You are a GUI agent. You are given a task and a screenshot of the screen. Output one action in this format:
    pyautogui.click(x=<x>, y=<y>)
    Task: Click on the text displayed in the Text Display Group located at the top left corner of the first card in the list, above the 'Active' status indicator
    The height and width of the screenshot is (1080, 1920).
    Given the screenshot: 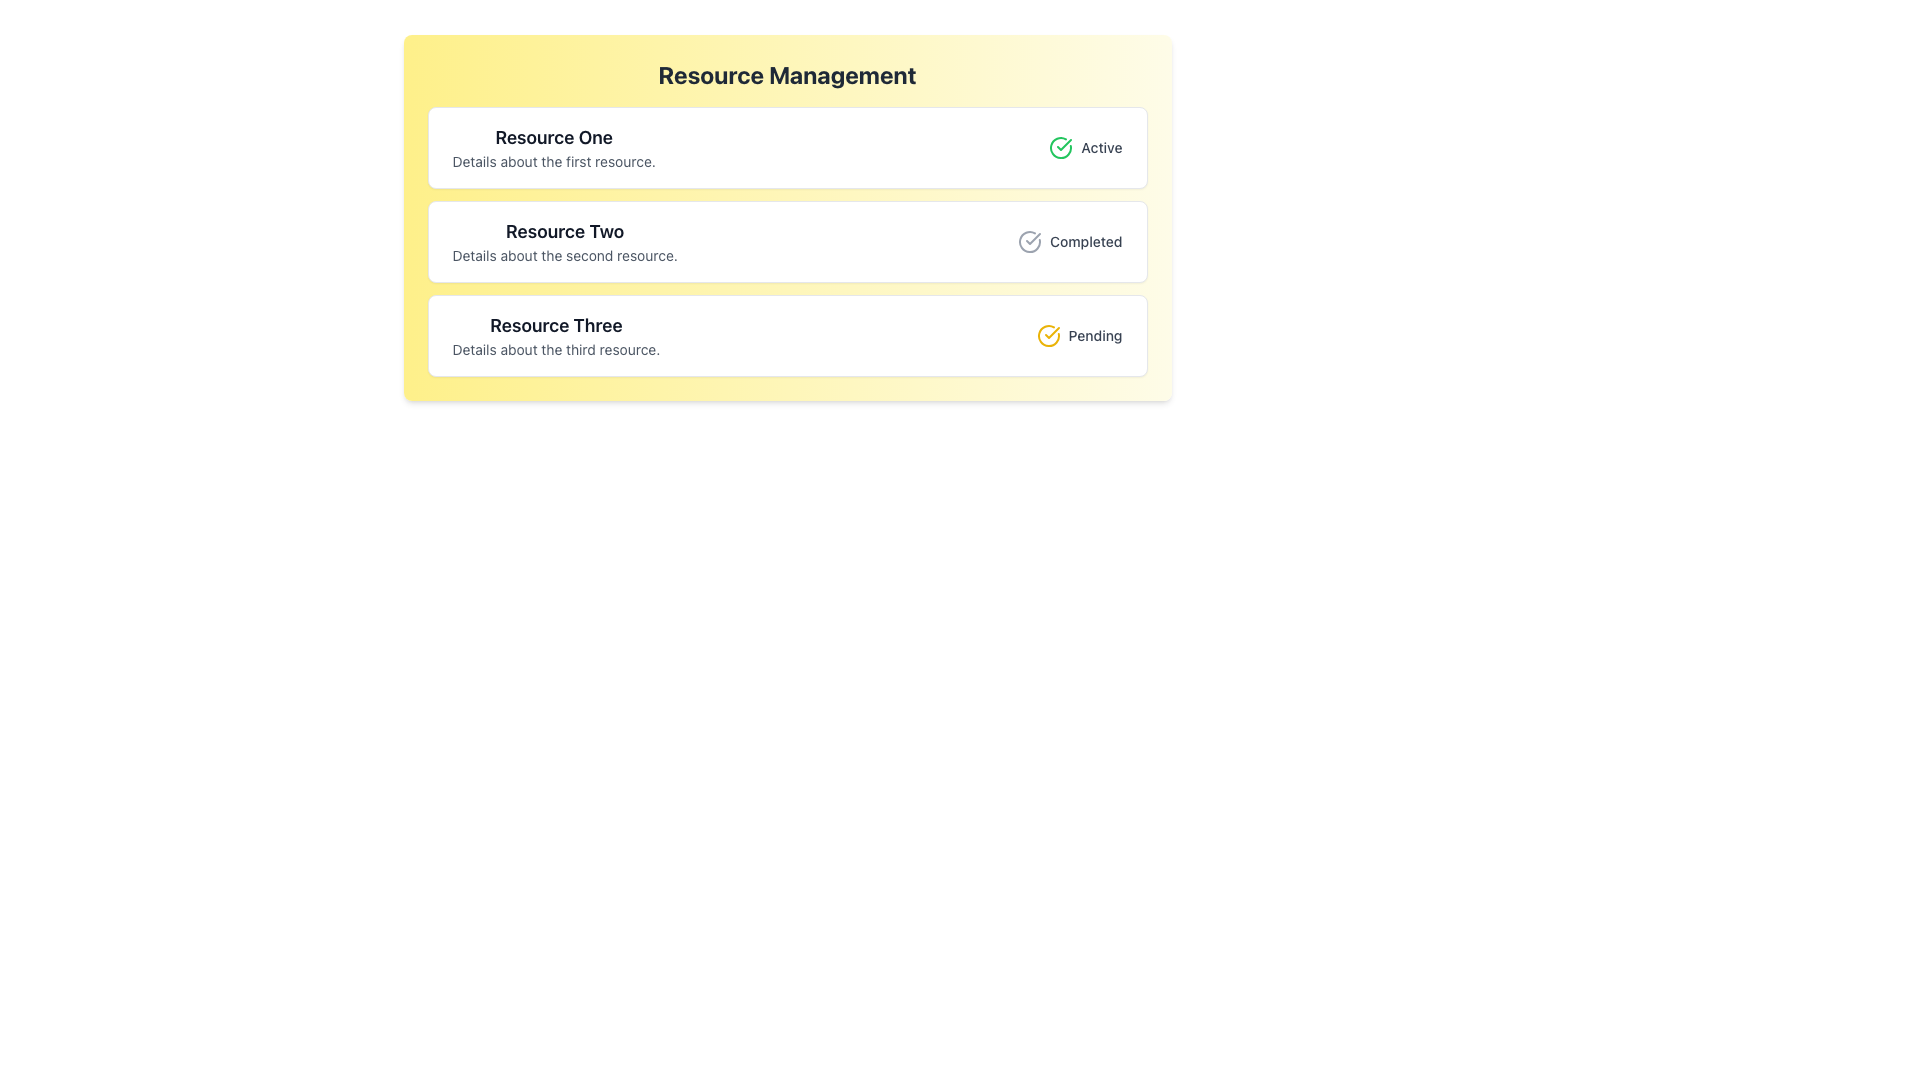 What is the action you would take?
    pyautogui.click(x=554, y=146)
    